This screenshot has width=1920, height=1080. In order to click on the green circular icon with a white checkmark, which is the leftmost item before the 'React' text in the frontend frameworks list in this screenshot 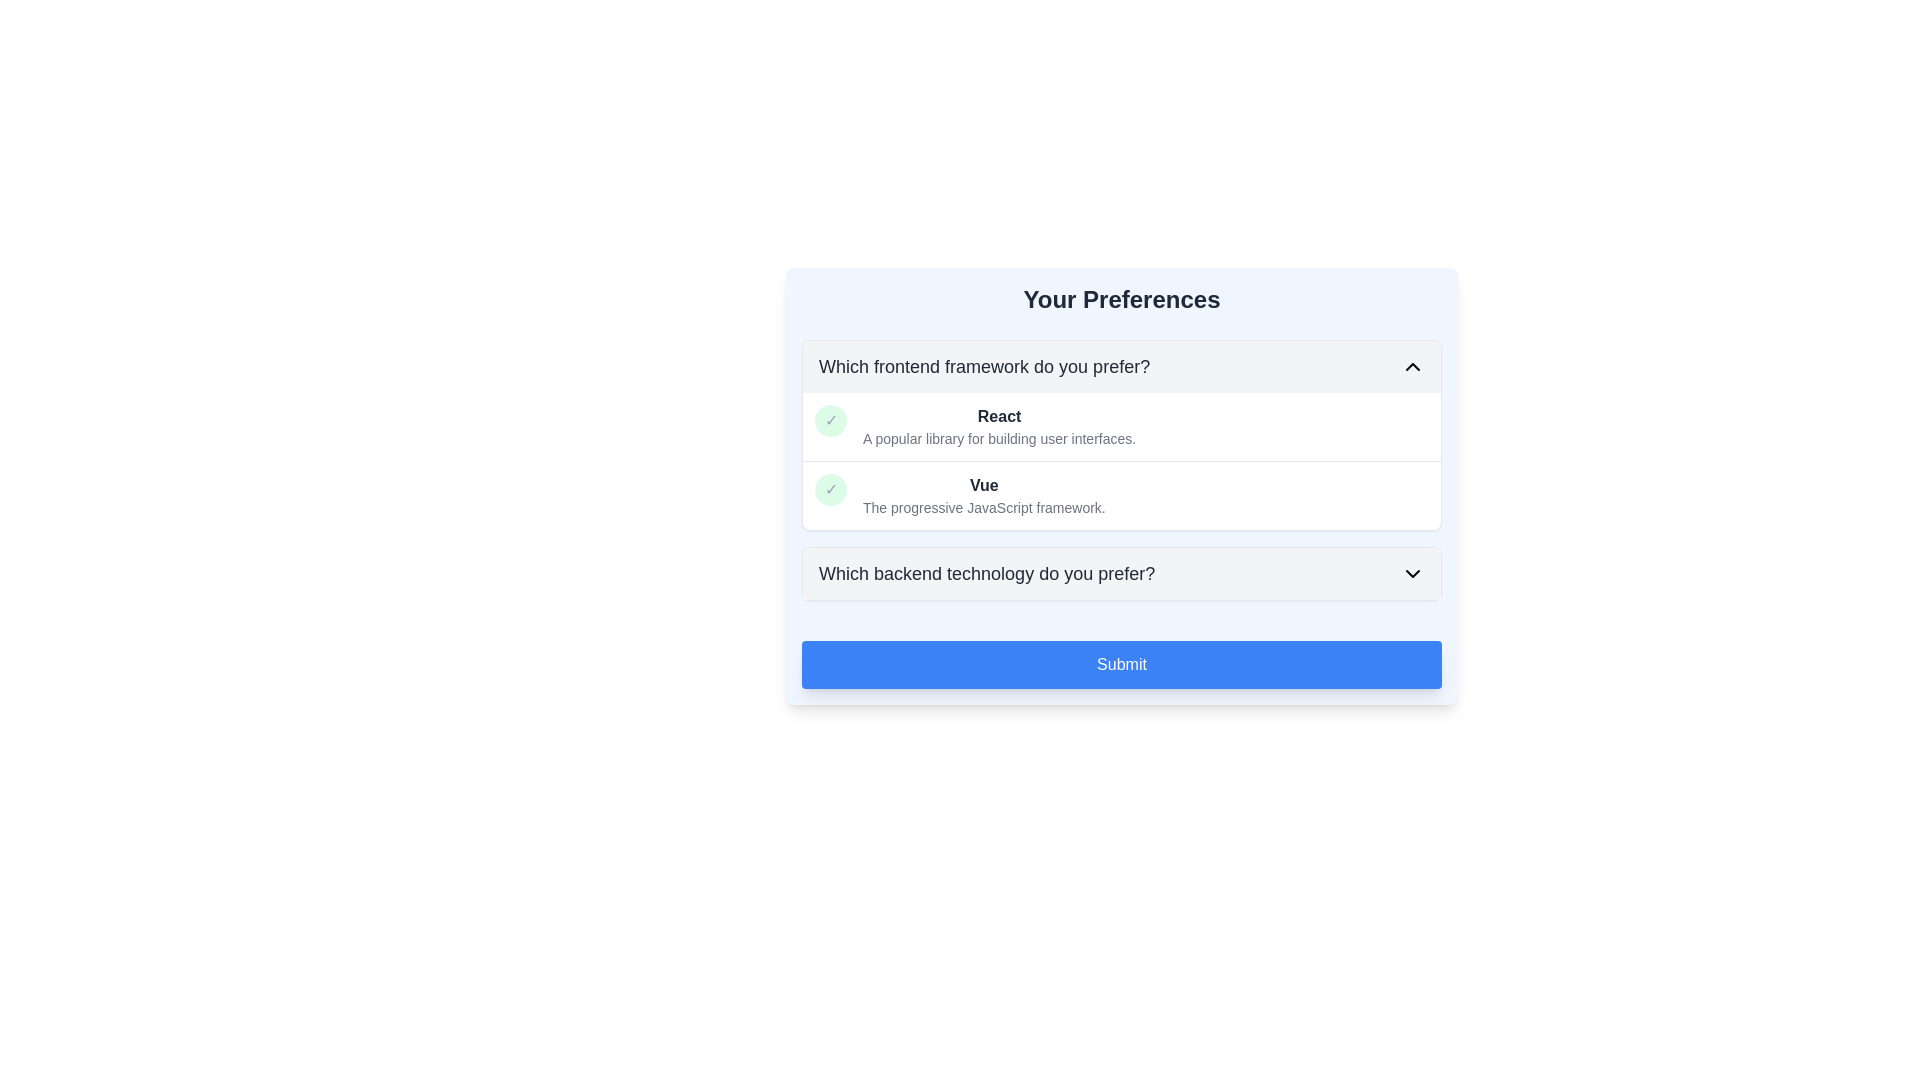, I will do `click(830, 419)`.